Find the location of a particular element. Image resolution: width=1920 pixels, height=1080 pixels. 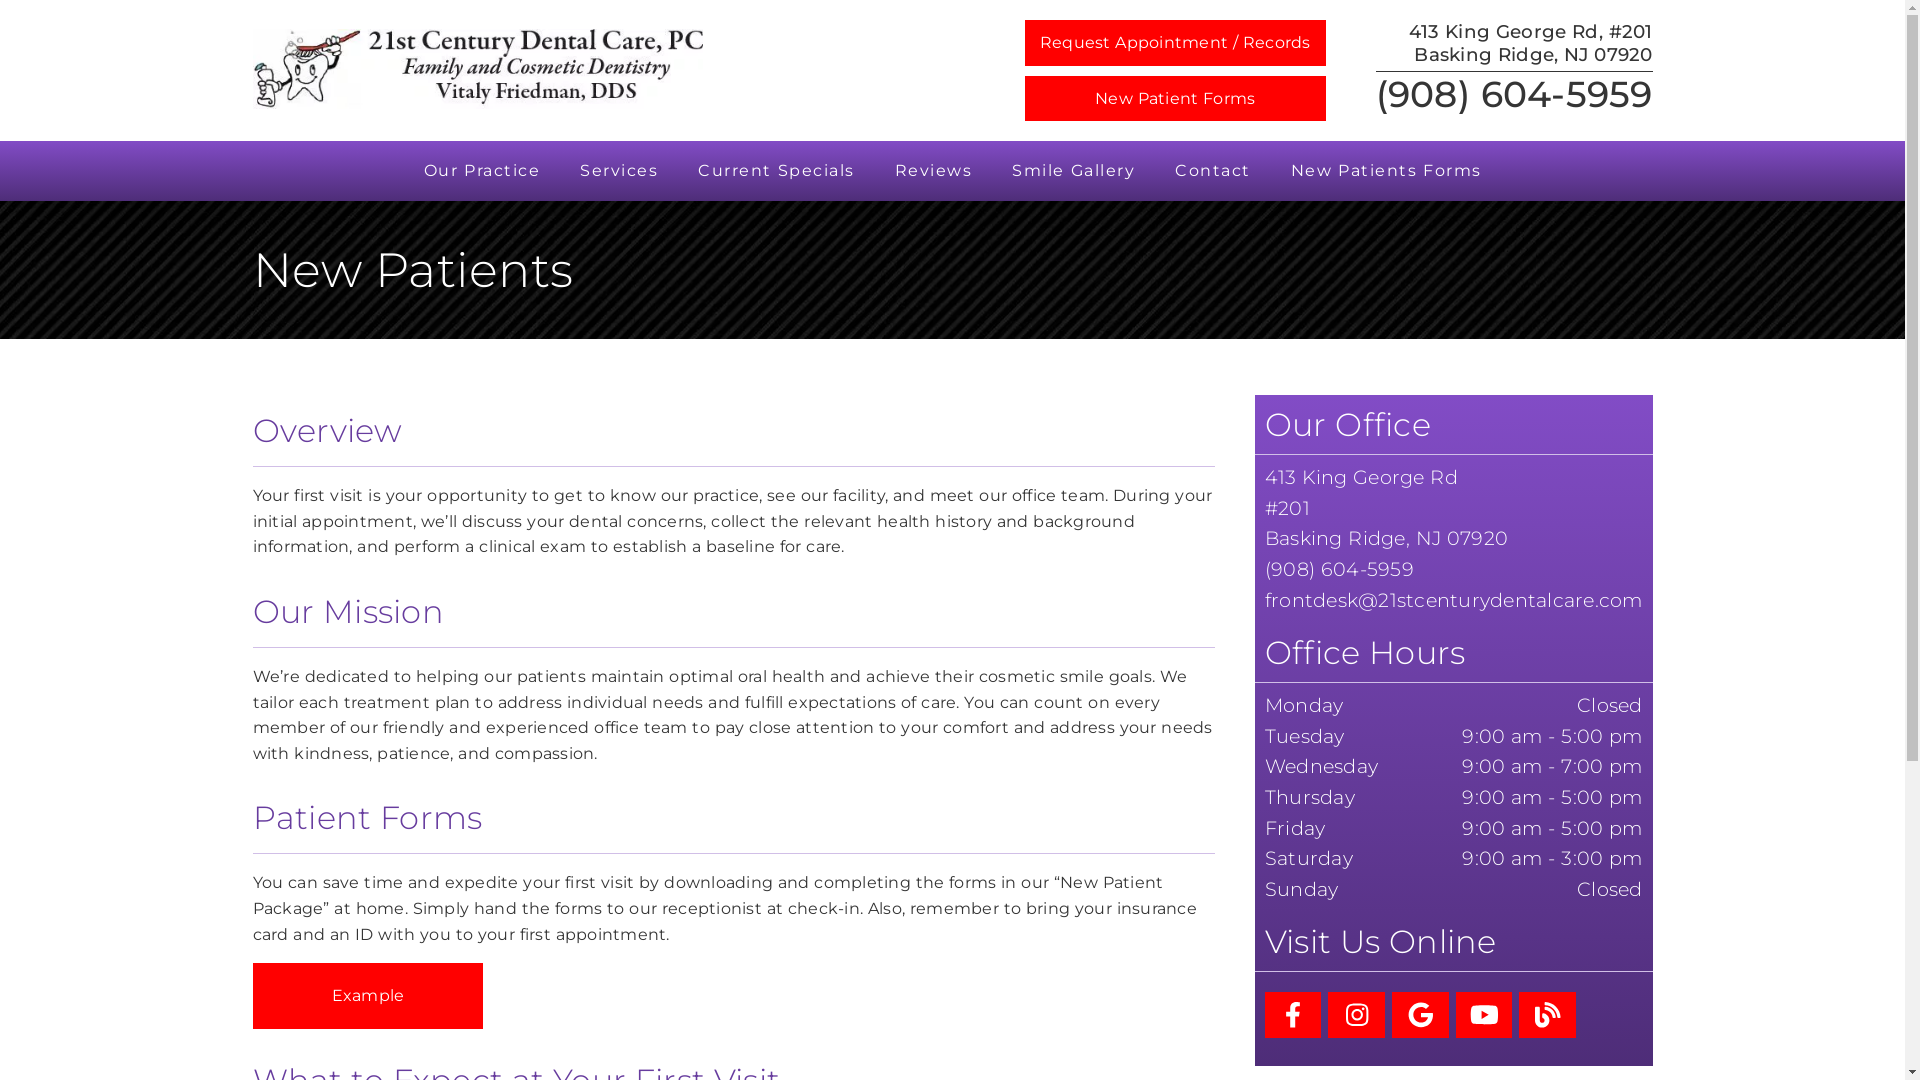

'frontdesk@21stcenturydentalcare.com' is located at coordinates (1454, 599).